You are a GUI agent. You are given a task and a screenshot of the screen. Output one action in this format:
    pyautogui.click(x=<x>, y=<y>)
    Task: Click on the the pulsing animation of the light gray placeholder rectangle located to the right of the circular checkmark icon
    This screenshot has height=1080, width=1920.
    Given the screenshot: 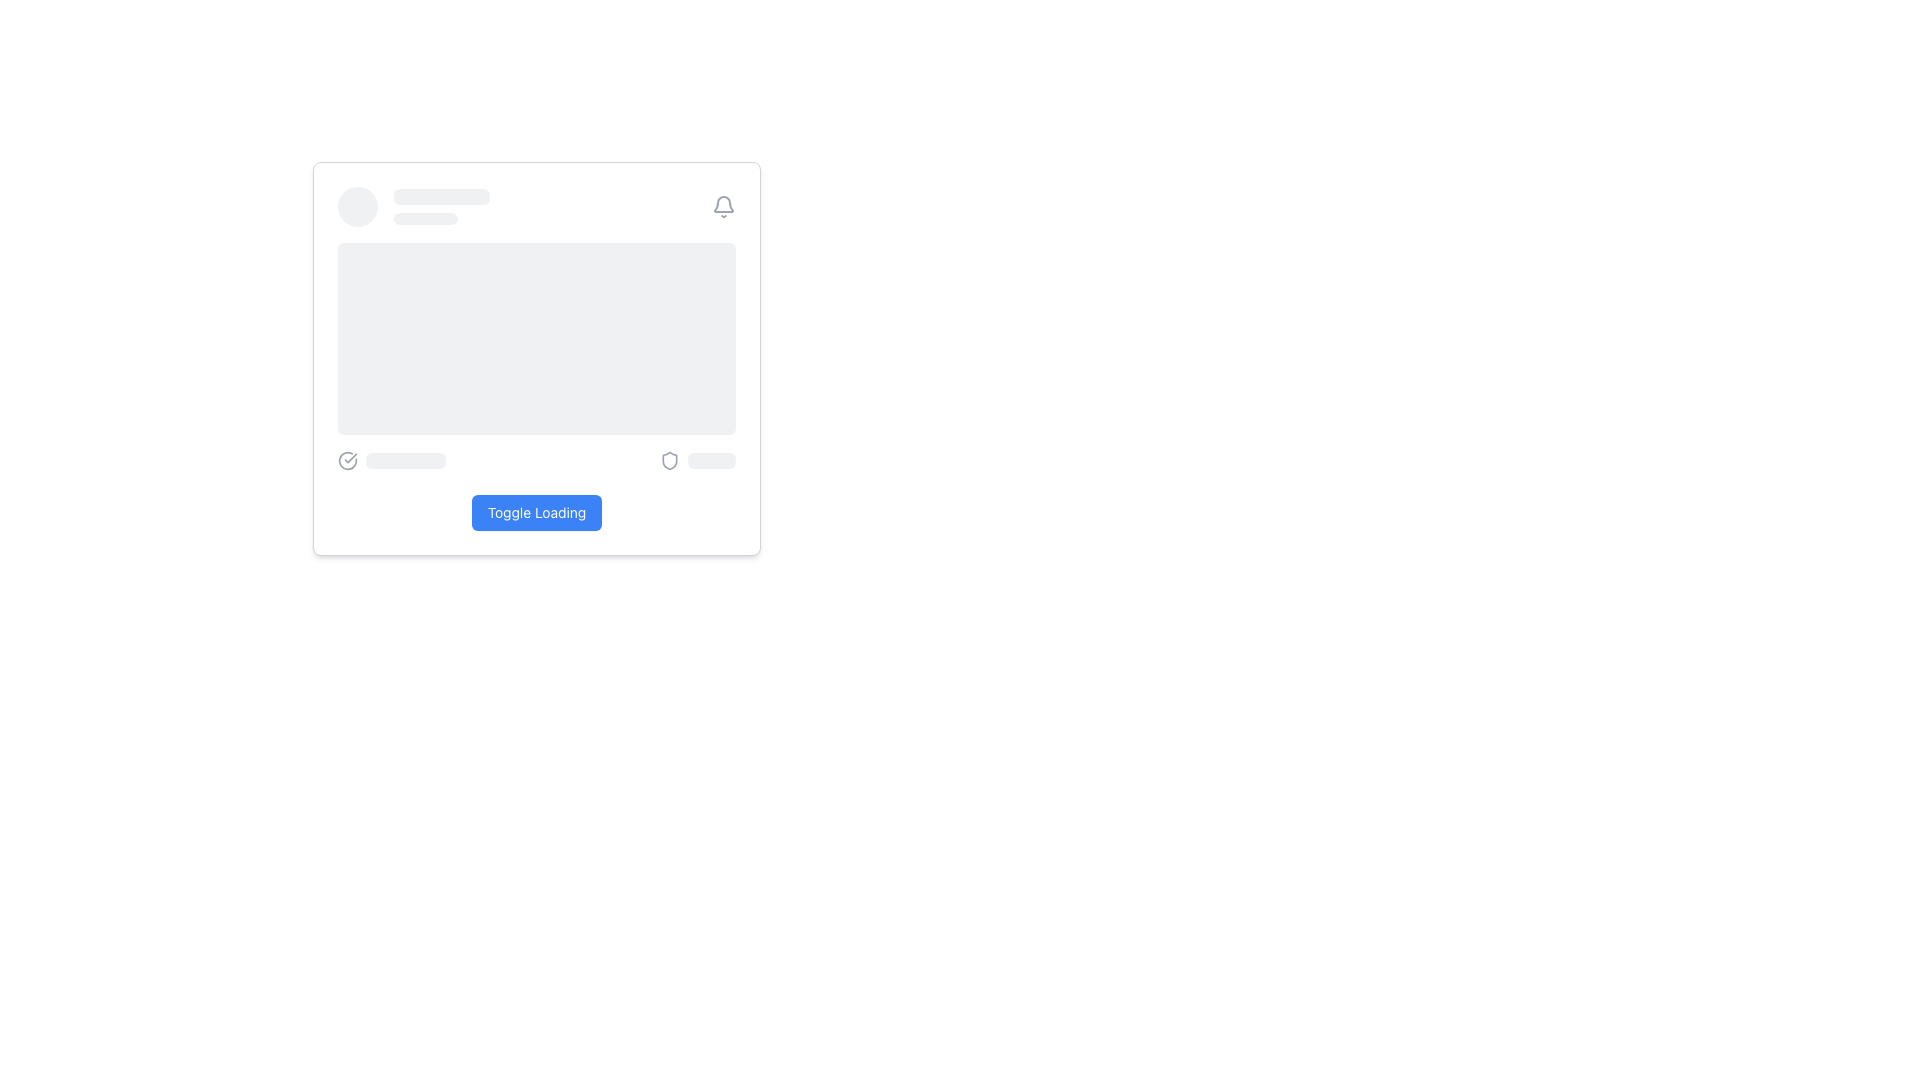 What is the action you would take?
    pyautogui.click(x=405, y=461)
    